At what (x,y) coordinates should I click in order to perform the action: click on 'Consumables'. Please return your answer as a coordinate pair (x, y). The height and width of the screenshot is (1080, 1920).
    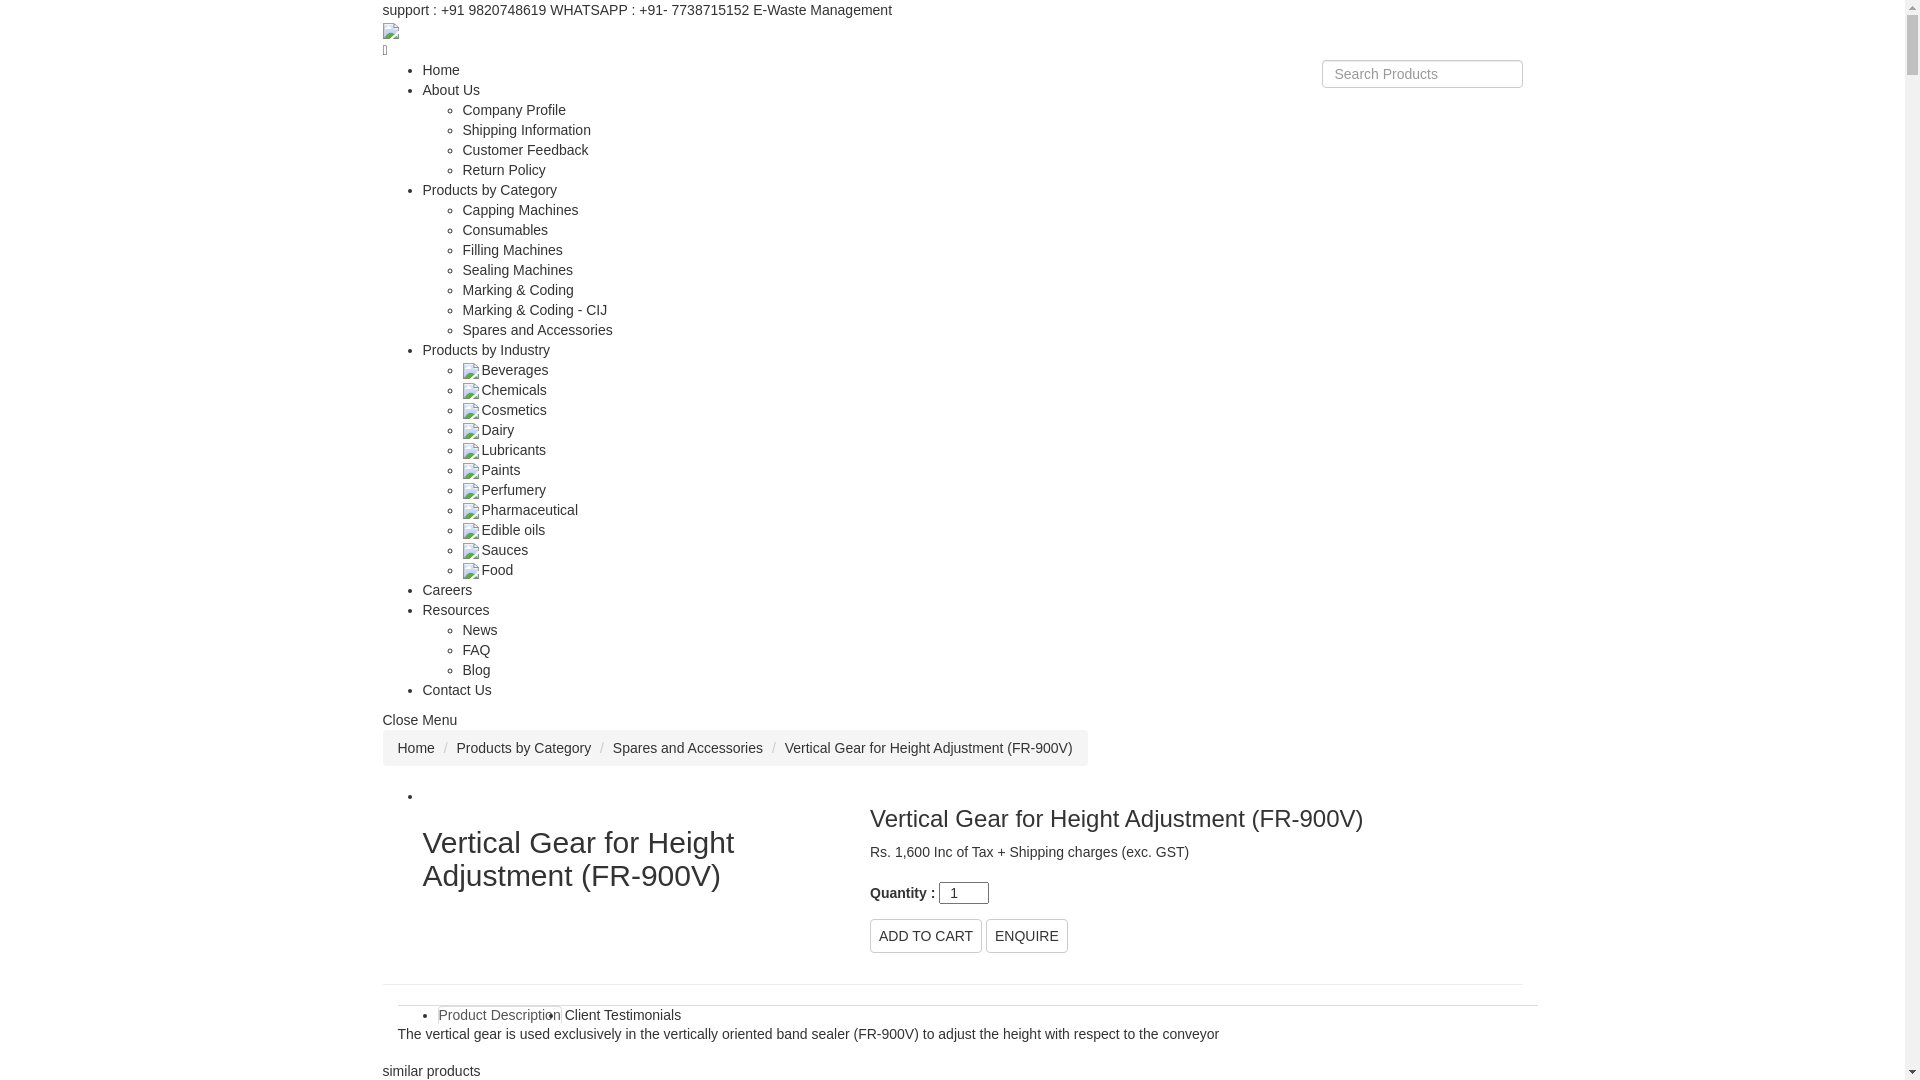
    Looking at the image, I should click on (460, 229).